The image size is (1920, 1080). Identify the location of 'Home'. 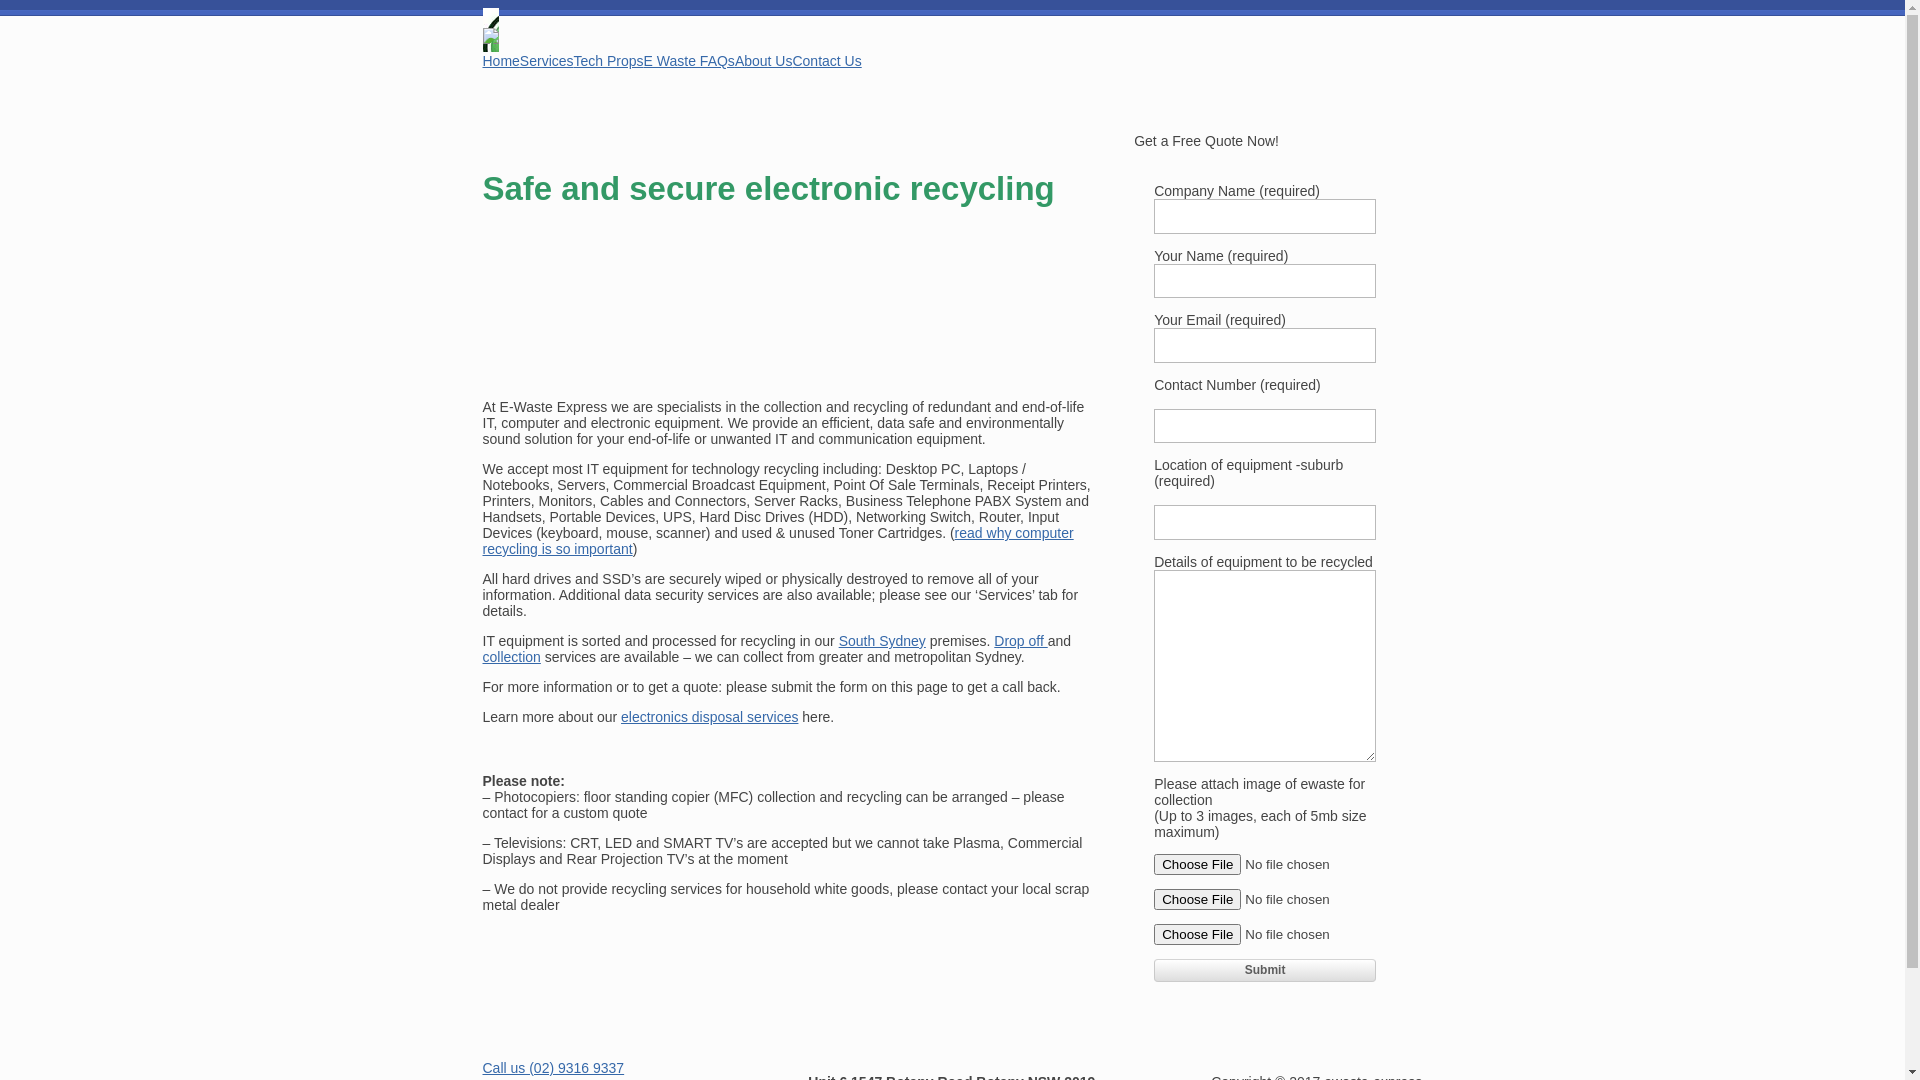
(500, 60).